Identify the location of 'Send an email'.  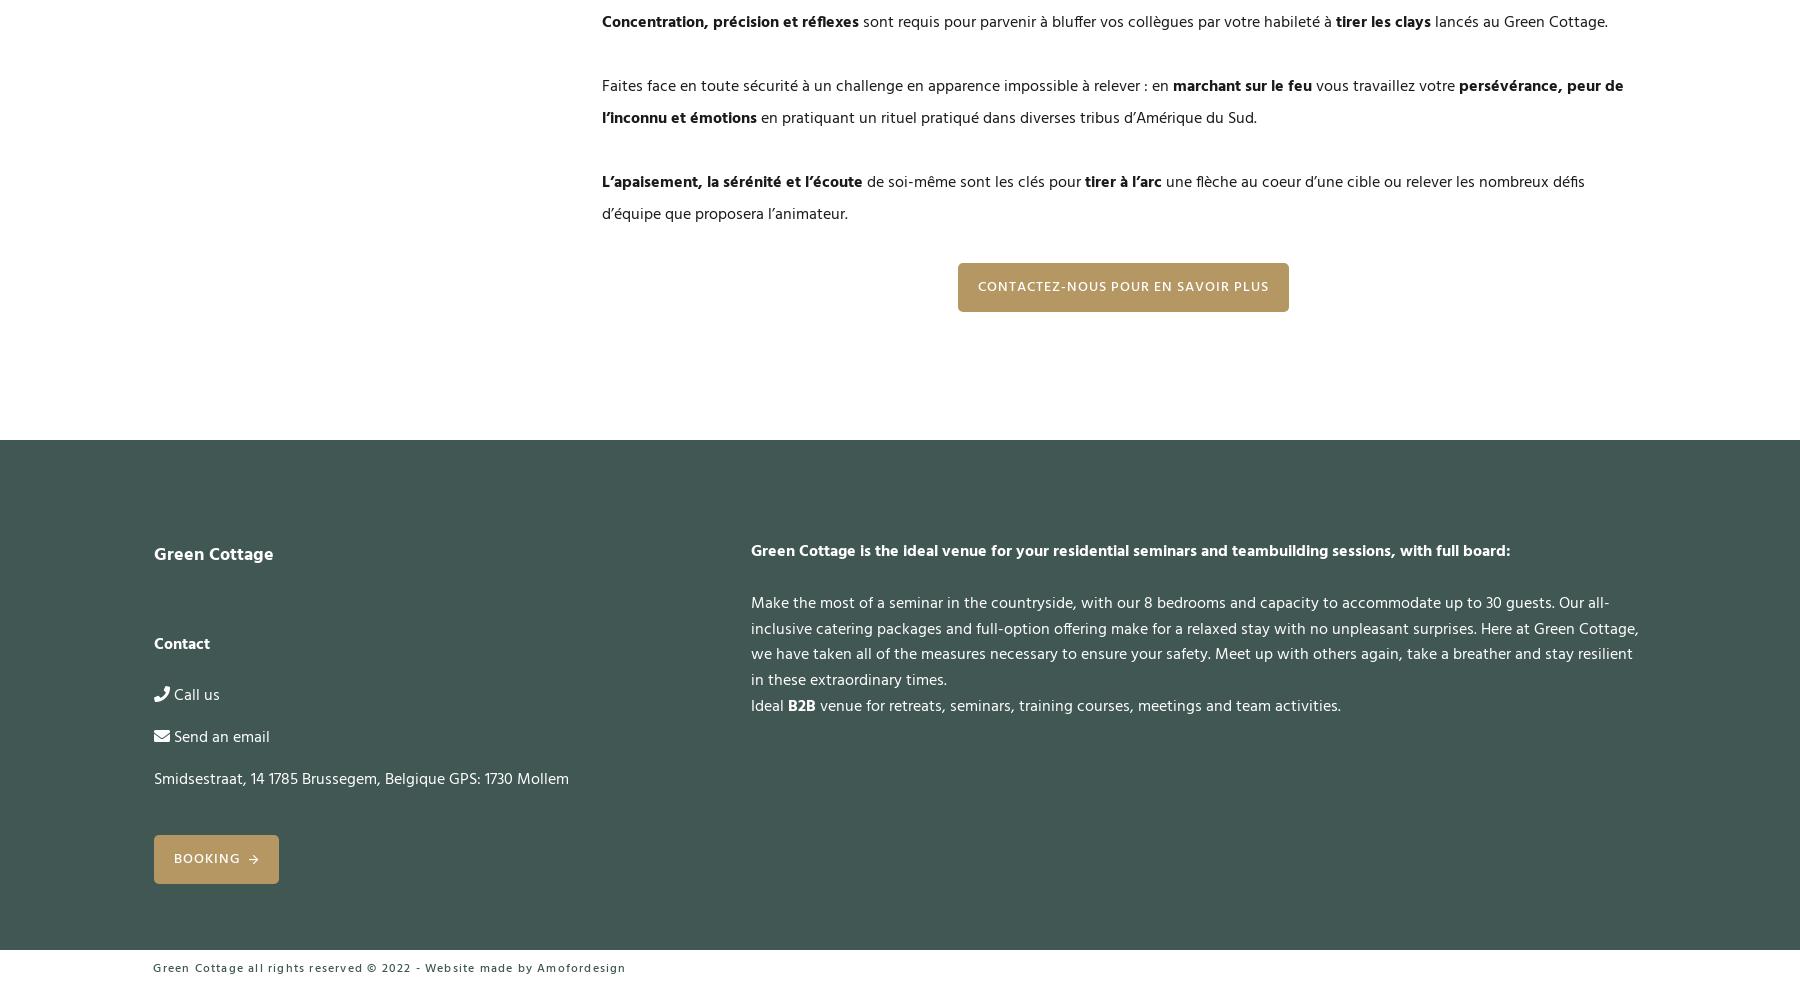
(221, 737).